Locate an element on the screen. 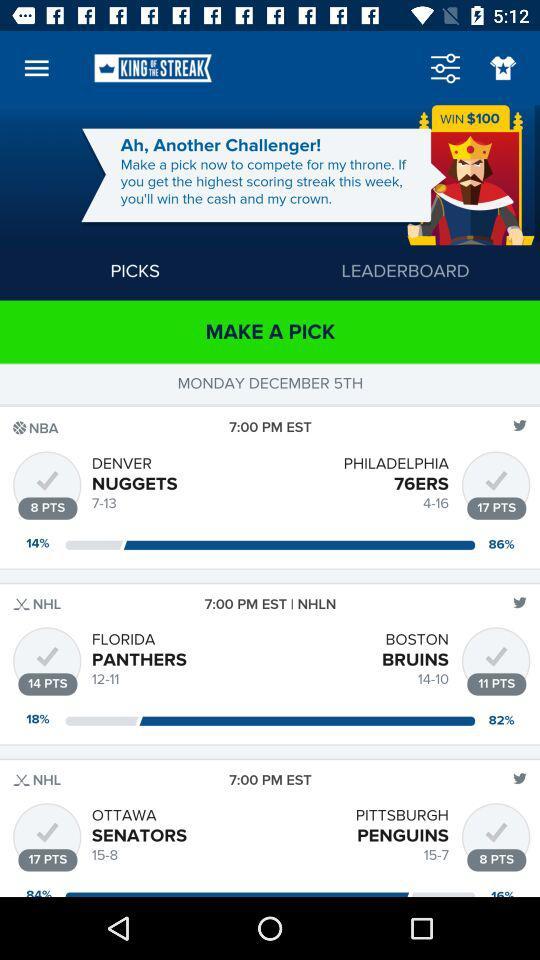  click the detail option is located at coordinates (445, 68).